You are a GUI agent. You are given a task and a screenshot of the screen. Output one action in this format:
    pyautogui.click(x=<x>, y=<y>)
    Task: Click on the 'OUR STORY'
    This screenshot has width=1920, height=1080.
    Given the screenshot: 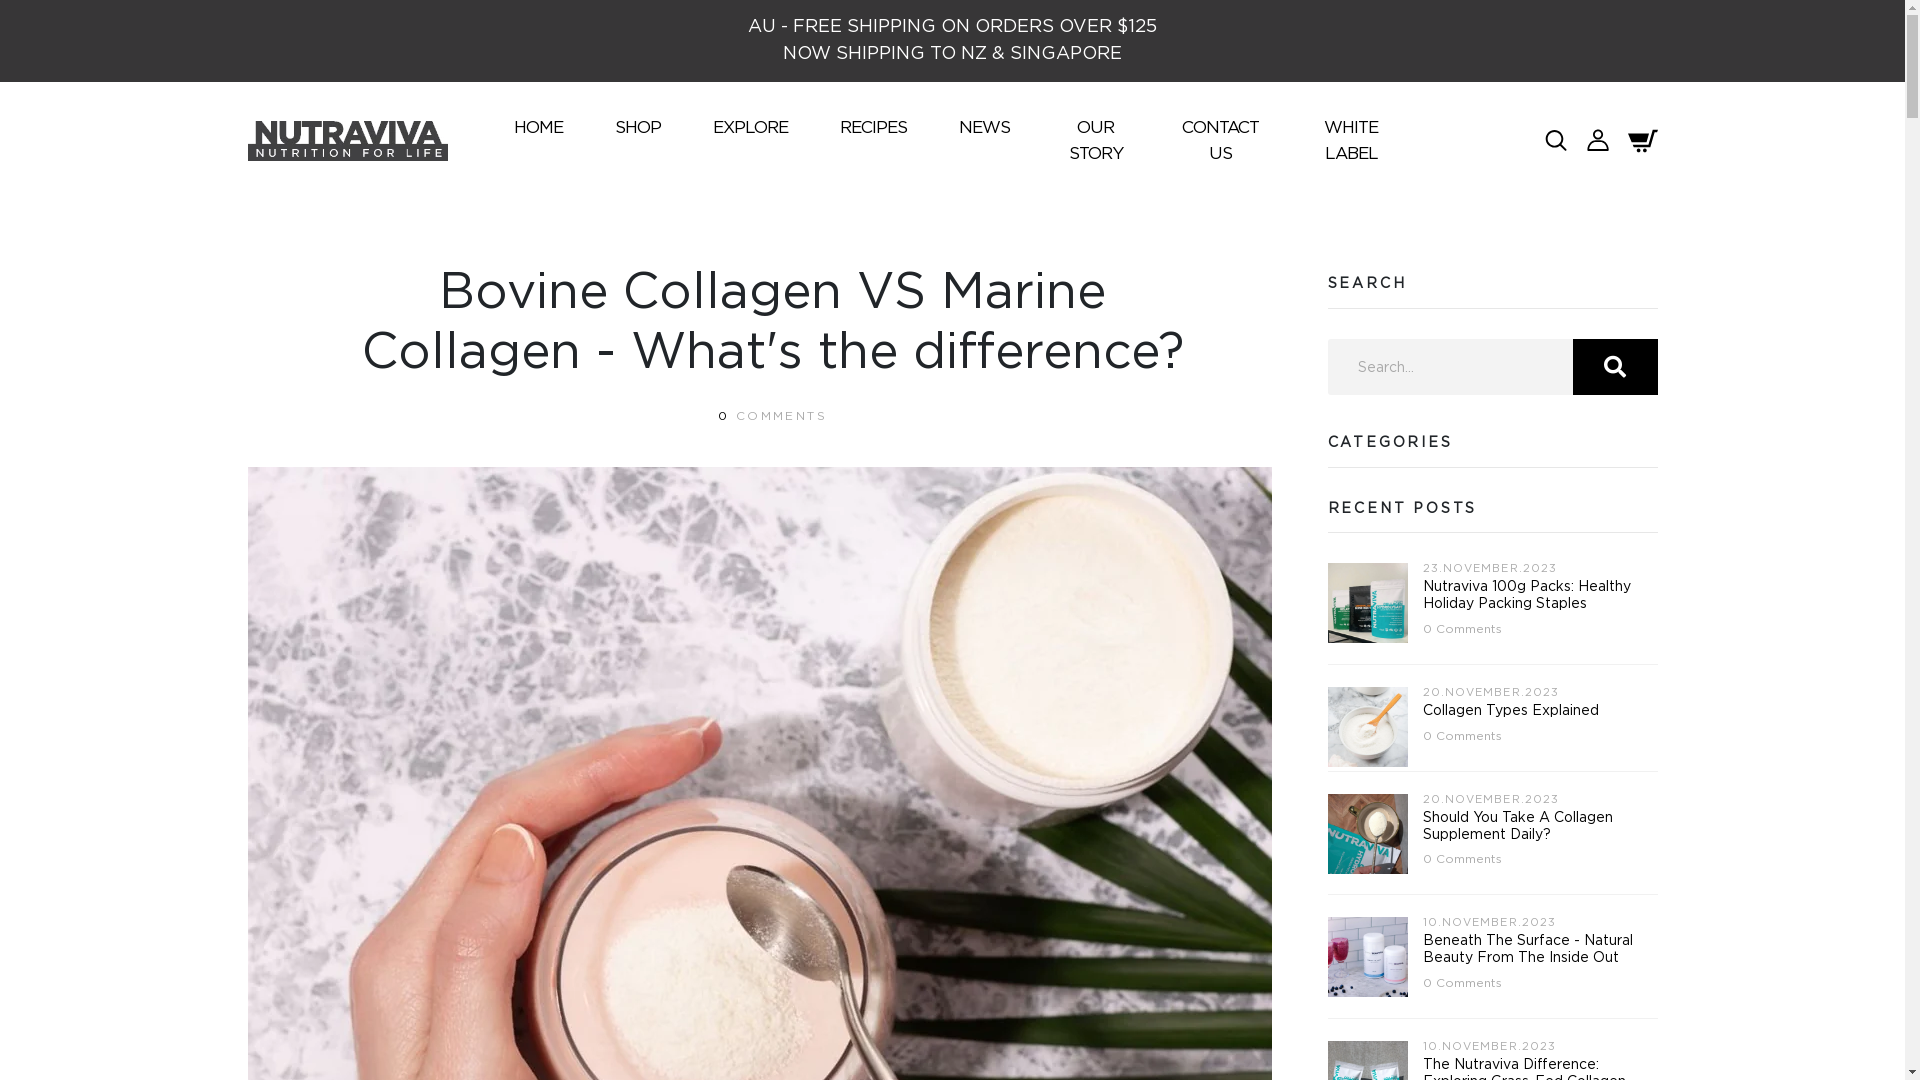 What is the action you would take?
    pyautogui.click(x=1094, y=139)
    